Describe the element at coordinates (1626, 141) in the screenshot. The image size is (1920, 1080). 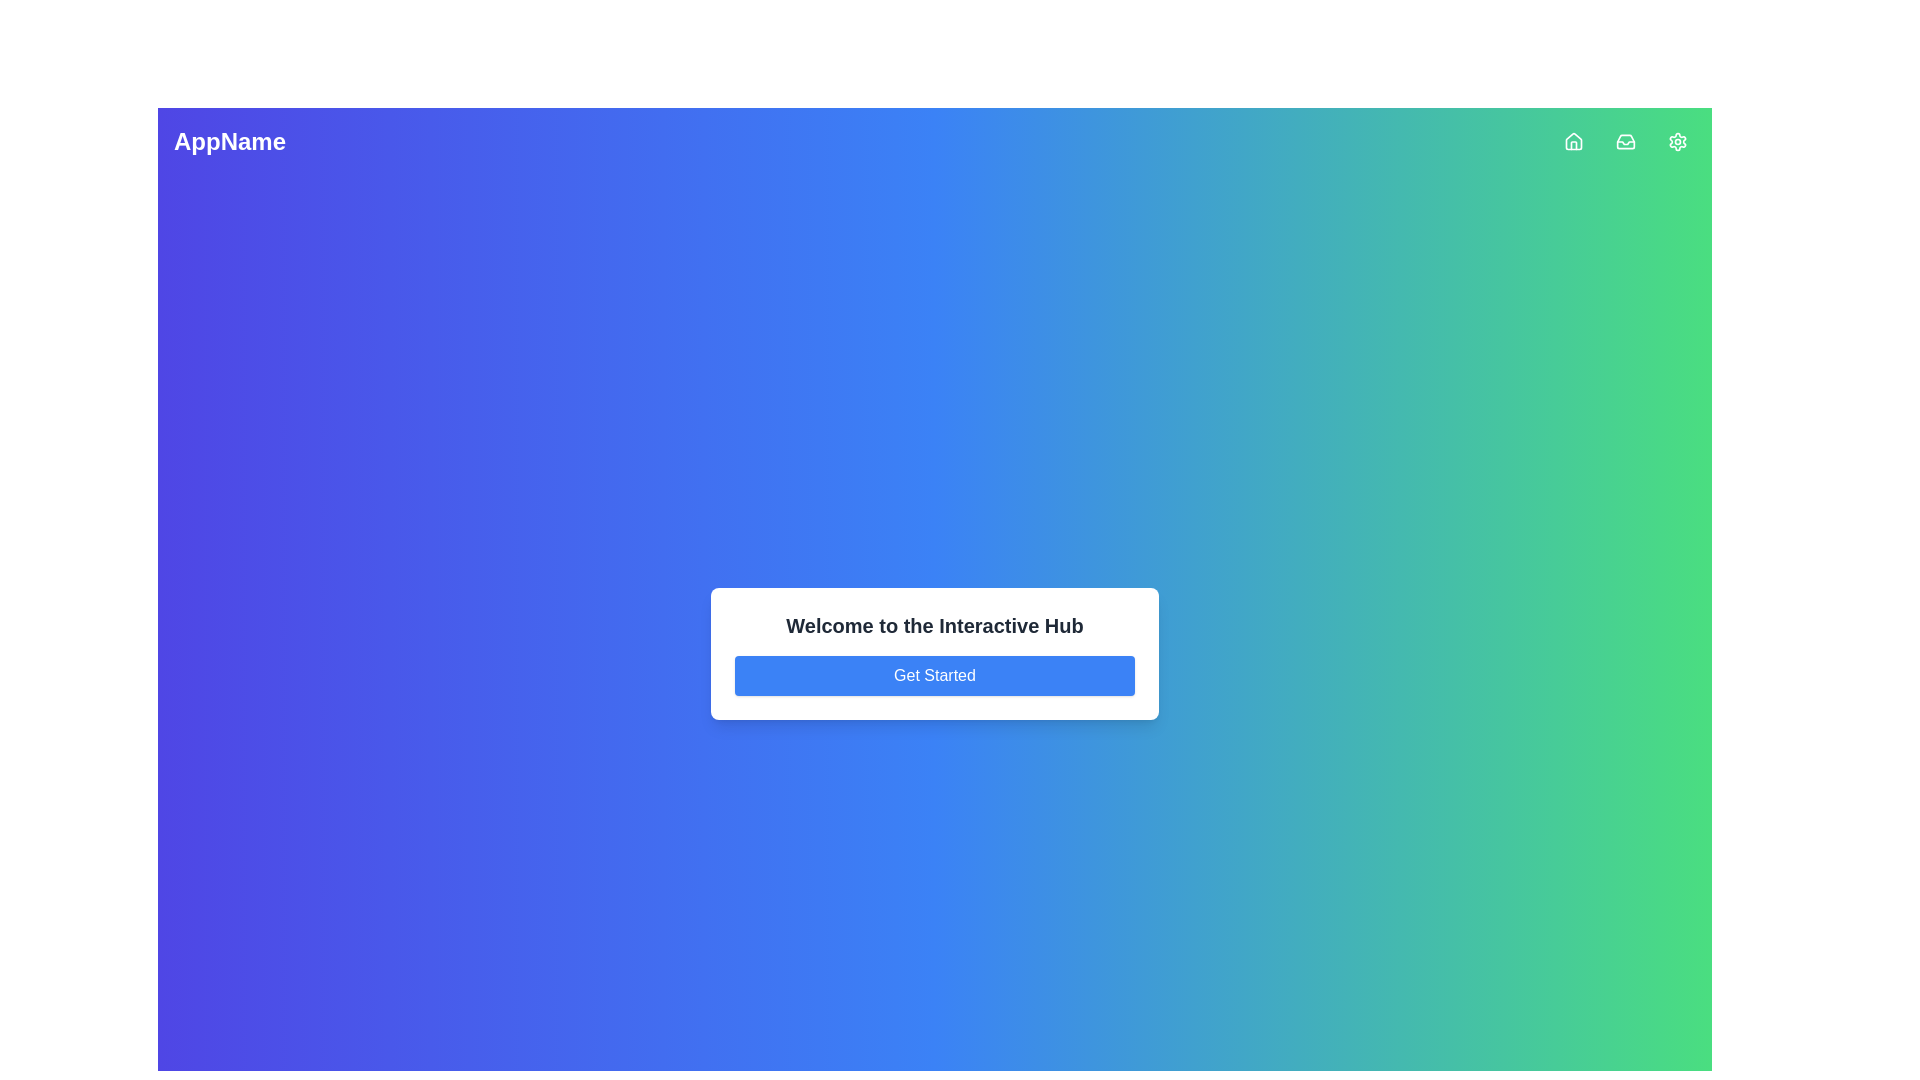
I see `the navigation icon located between the house icon and the gear icon in the top-right corner` at that location.